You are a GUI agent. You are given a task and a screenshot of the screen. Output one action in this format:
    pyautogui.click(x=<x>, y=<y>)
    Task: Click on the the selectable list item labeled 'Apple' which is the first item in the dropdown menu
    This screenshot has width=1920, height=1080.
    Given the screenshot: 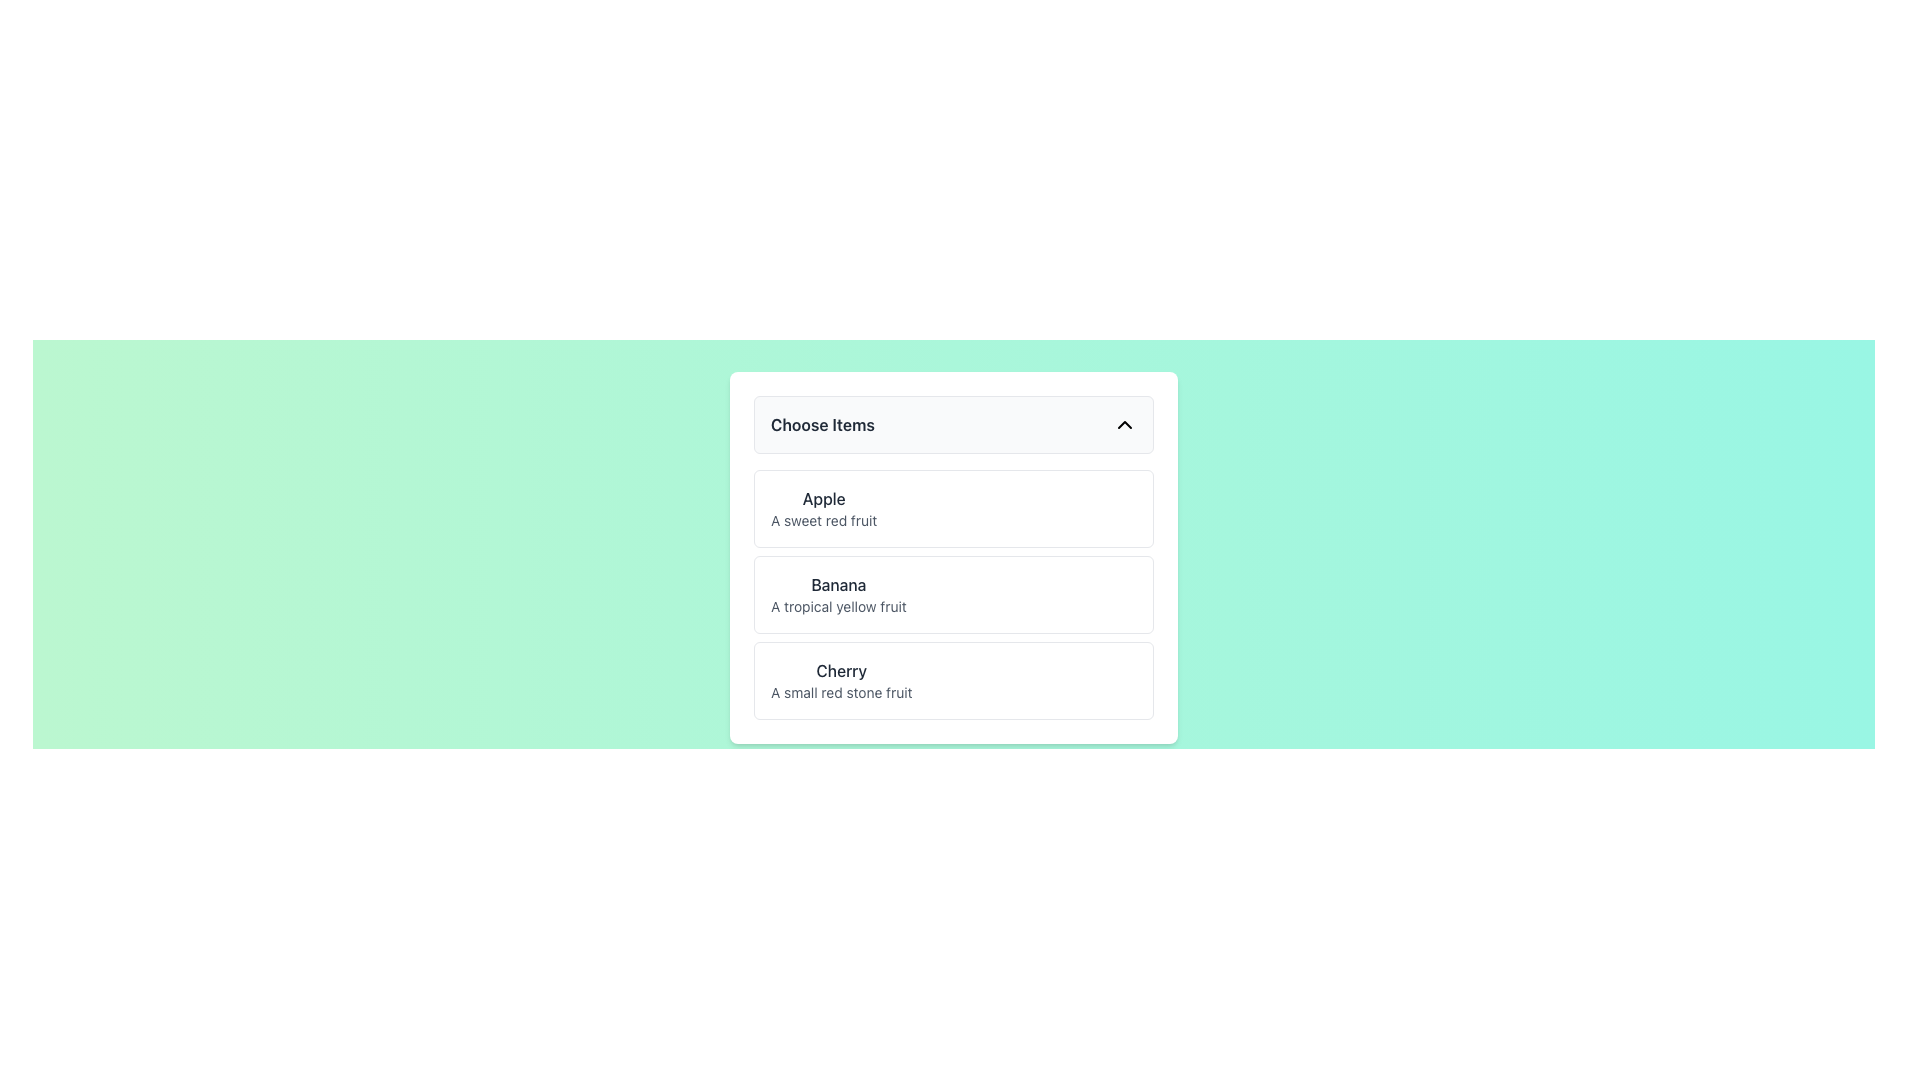 What is the action you would take?
    pyautogui.click(x=824, y=508)
    